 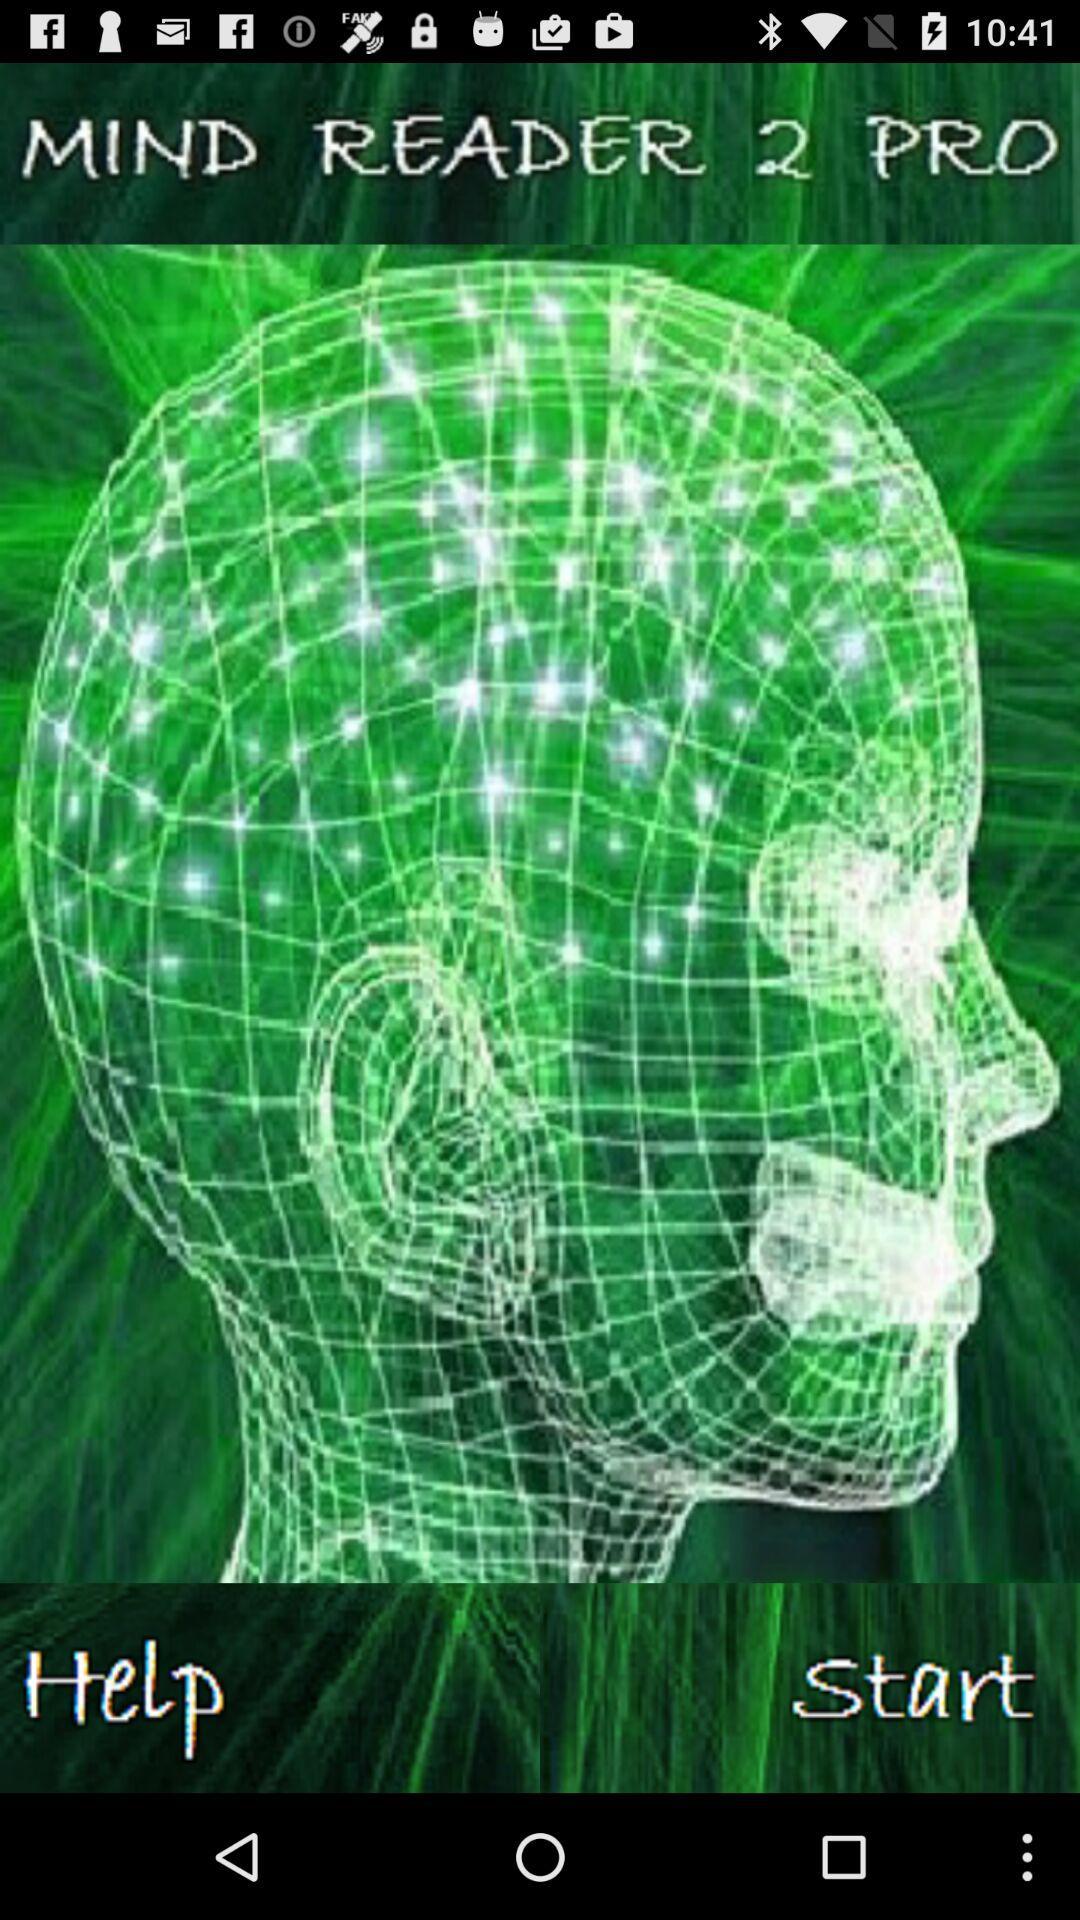 What do you see at coordinates (270, 1687) in the screenshot?
I see `help with the app 's functionality` at bounding box center [270, 1687].